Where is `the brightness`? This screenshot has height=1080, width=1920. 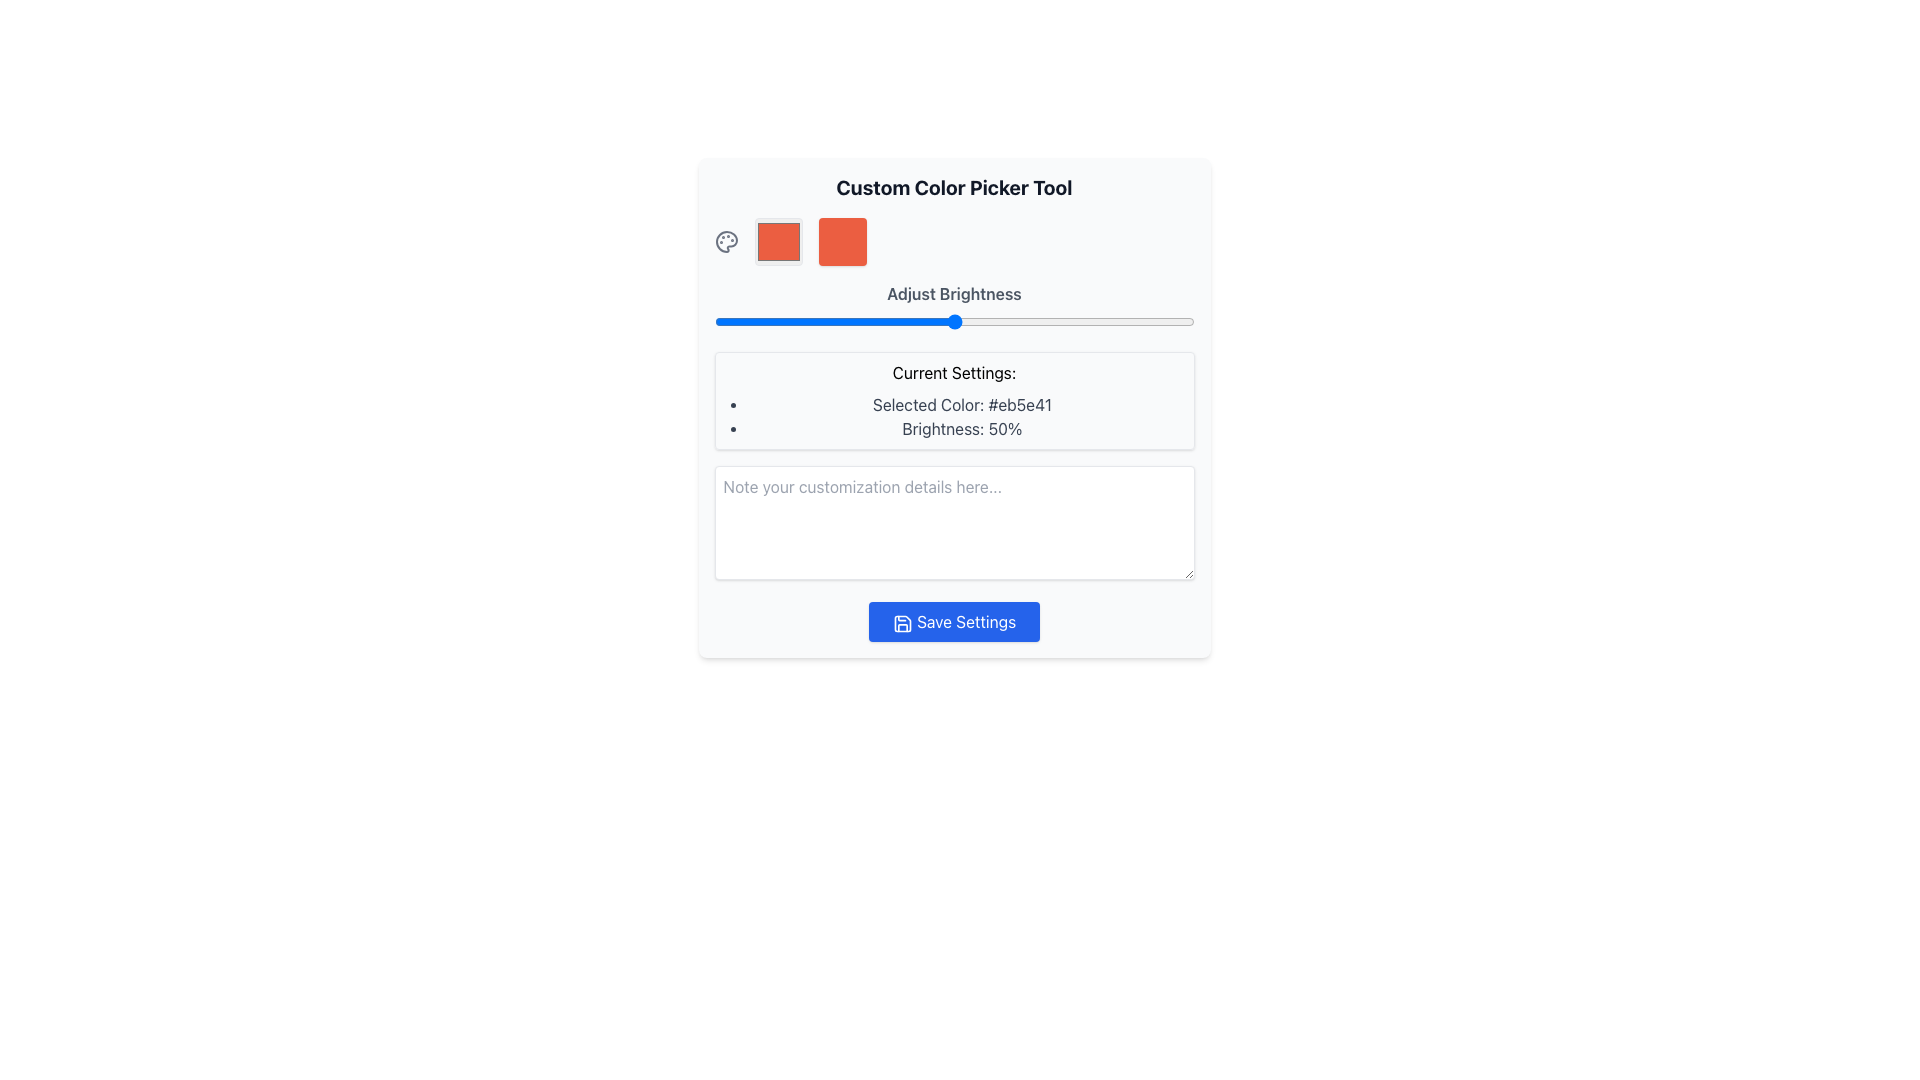
the brightness is located at coordinates (1102, 320).